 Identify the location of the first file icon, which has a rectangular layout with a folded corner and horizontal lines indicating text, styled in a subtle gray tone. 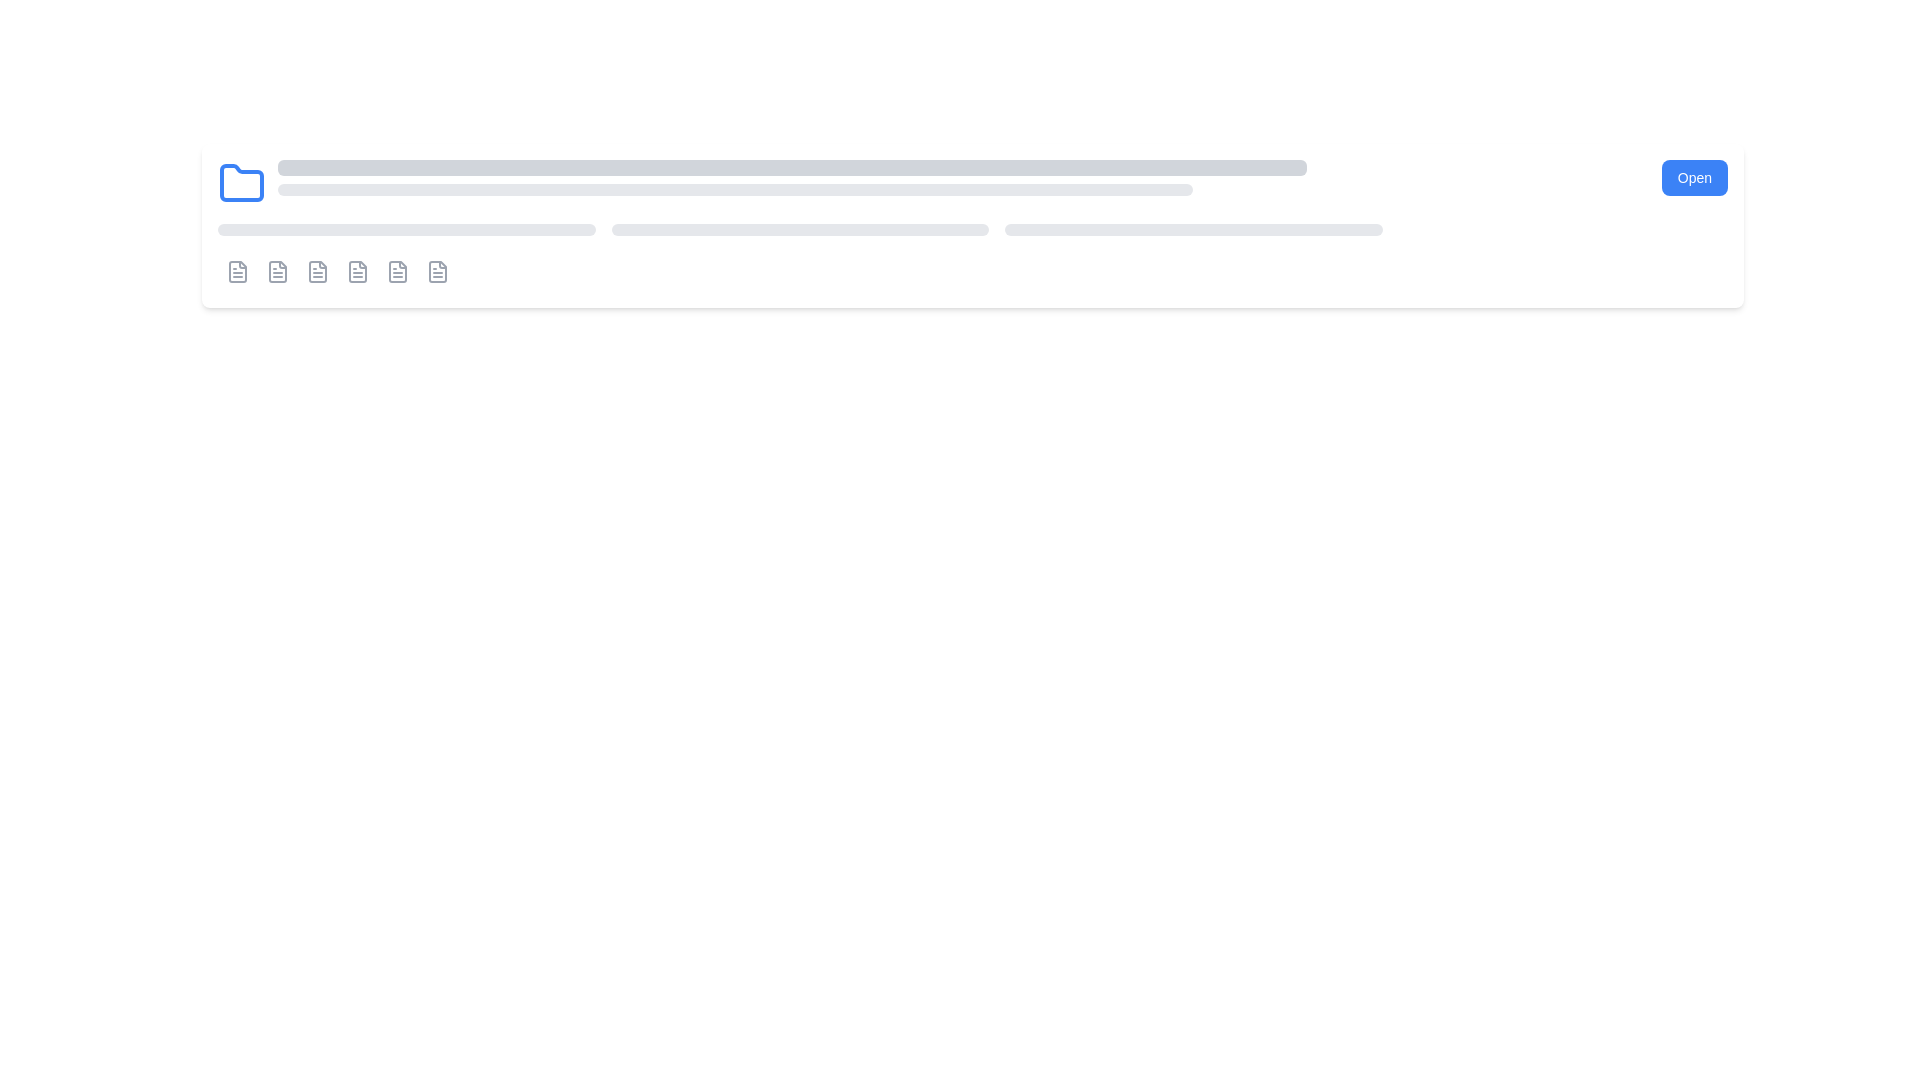
(436, 272).